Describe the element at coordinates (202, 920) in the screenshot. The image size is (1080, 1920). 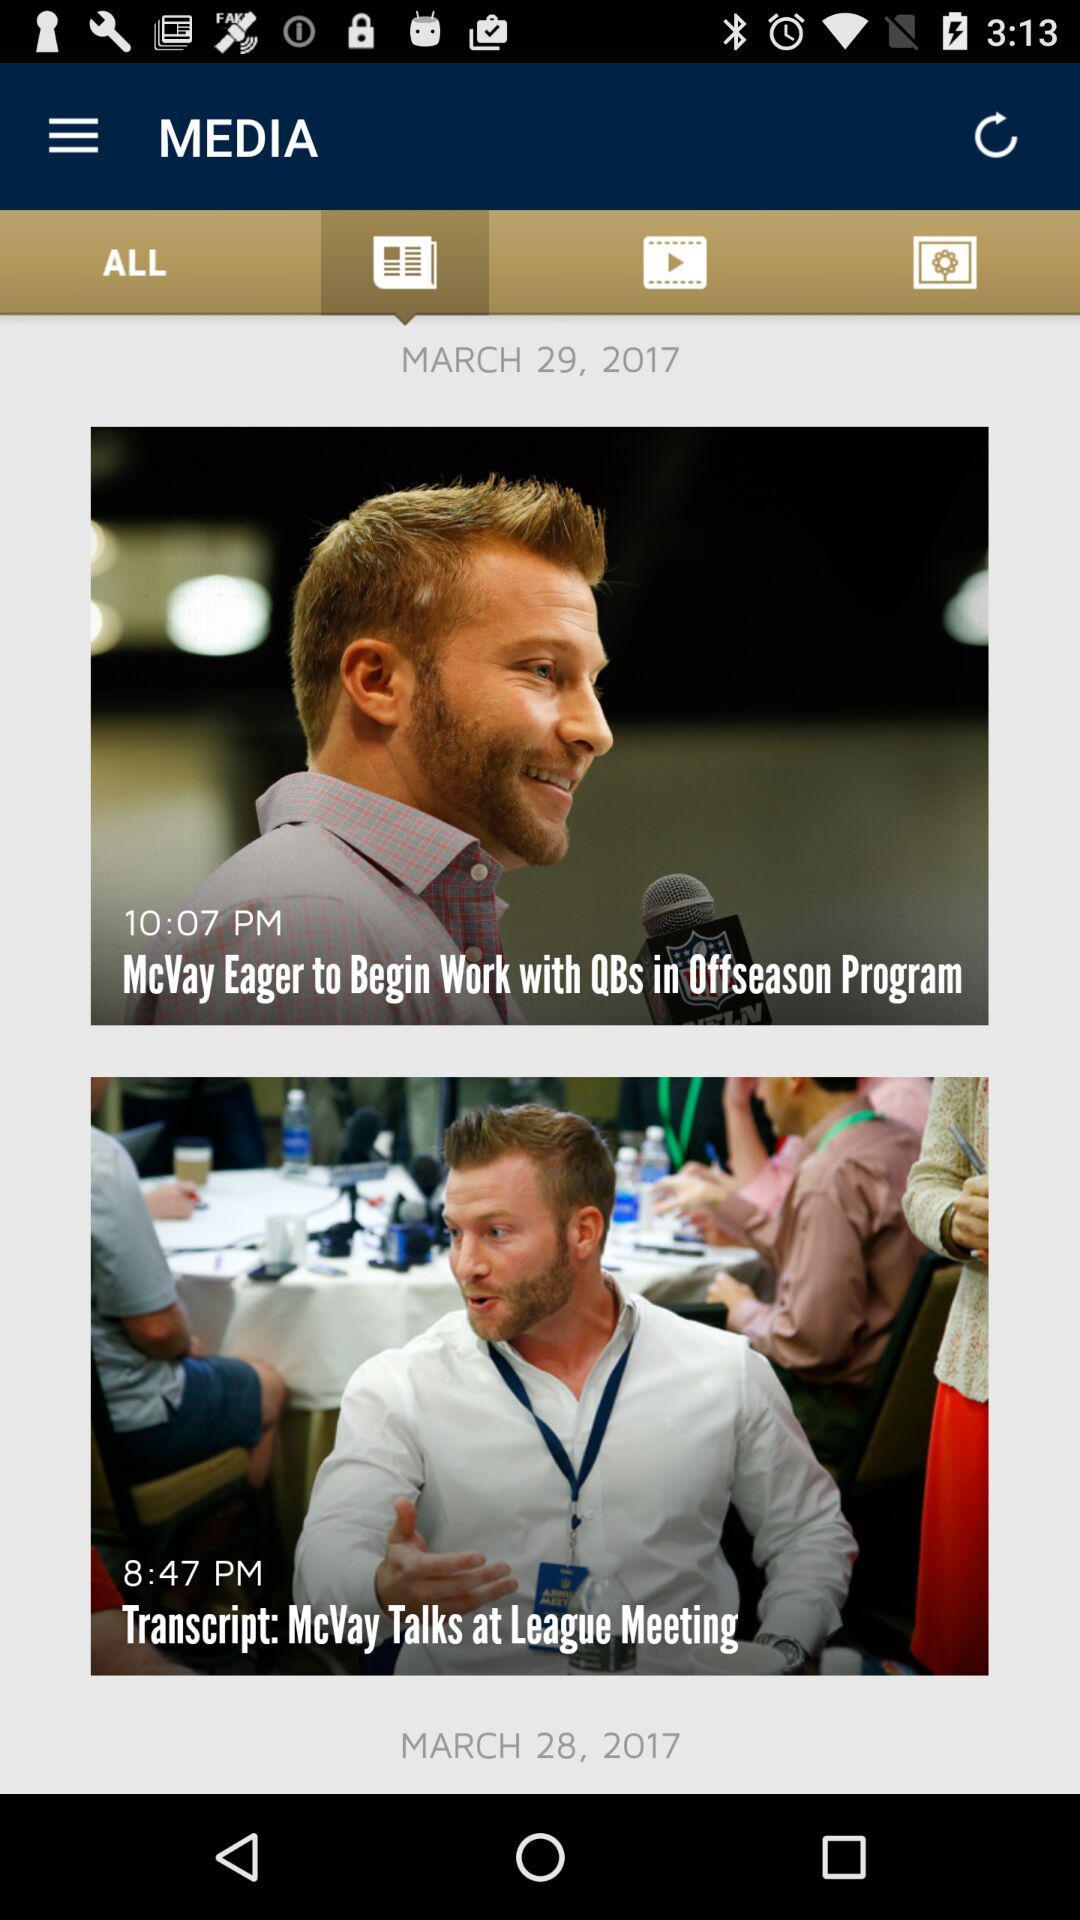
I see `the icon on the left` at that location.